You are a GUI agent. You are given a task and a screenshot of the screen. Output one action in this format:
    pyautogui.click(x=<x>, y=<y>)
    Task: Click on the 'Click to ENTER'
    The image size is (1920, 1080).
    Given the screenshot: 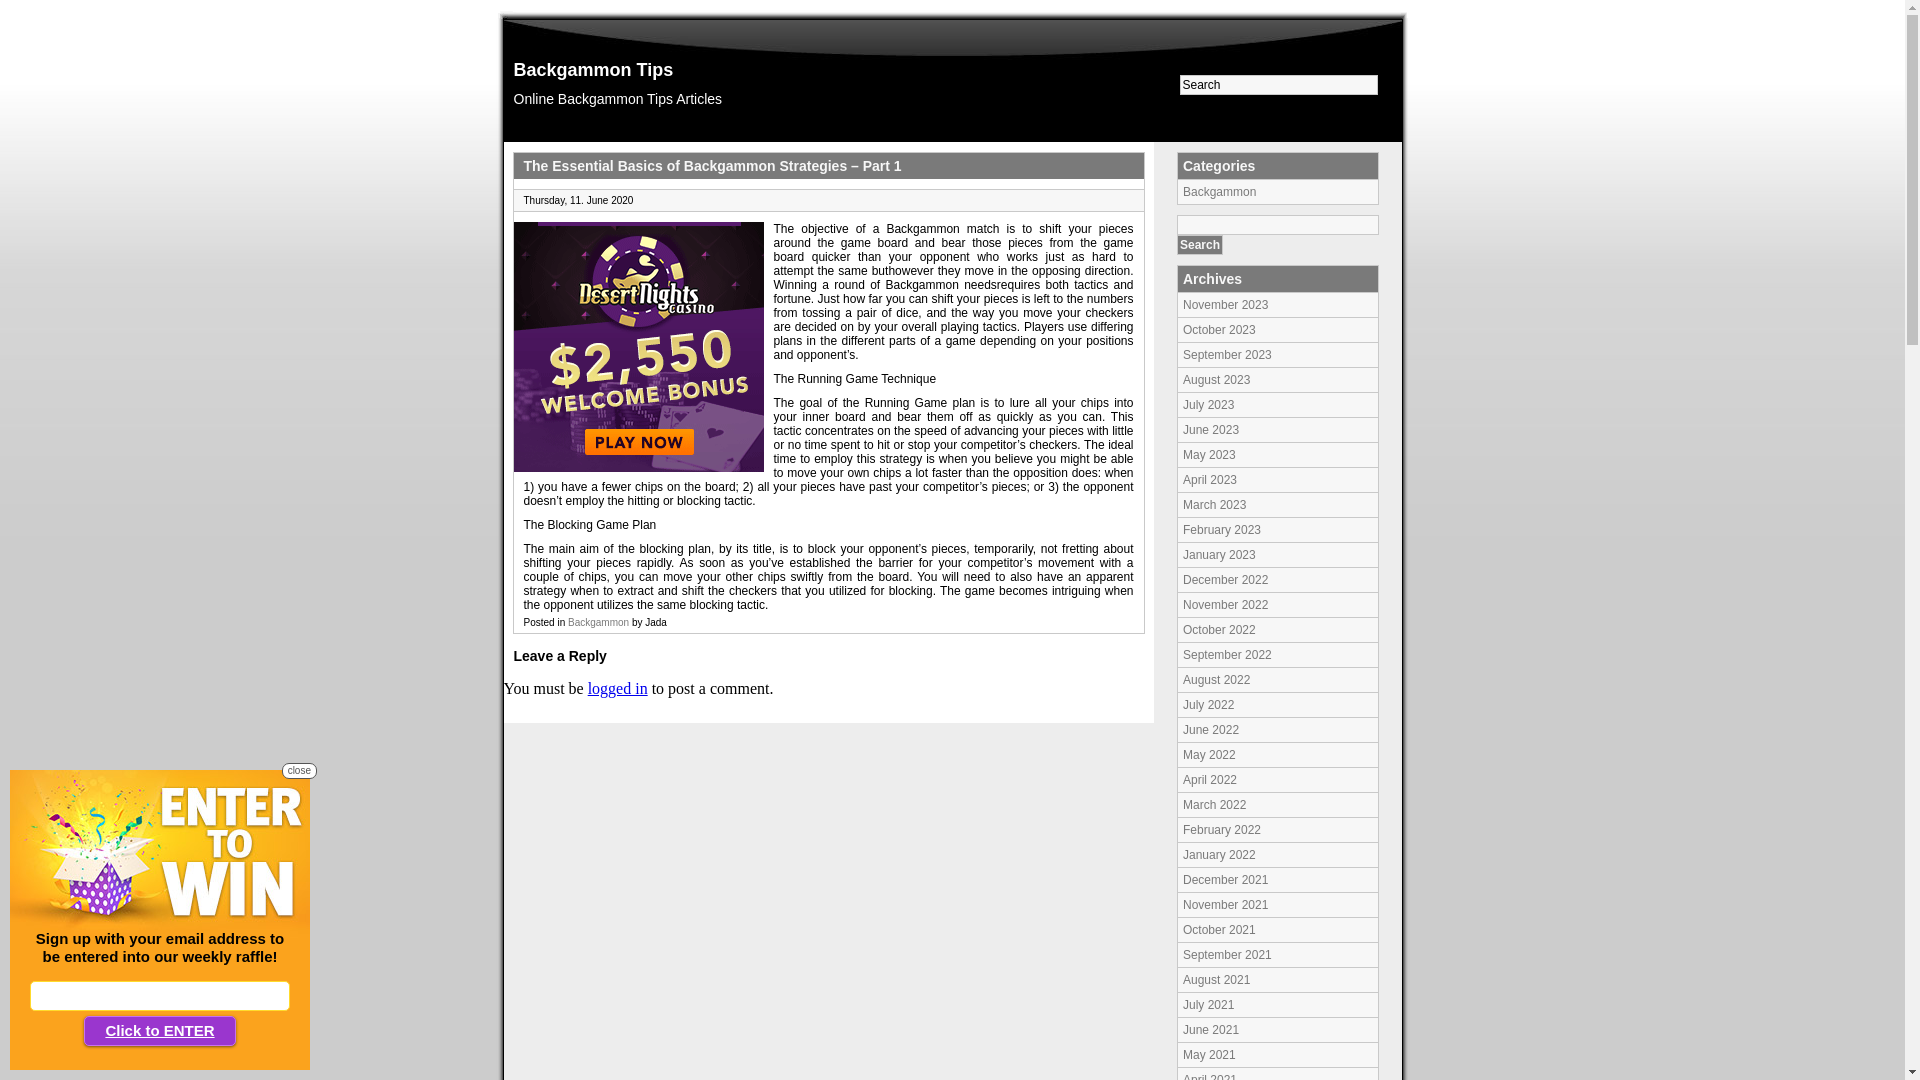 What is the action you would take?
    pyautogui.click(x=158, y=1030)
    